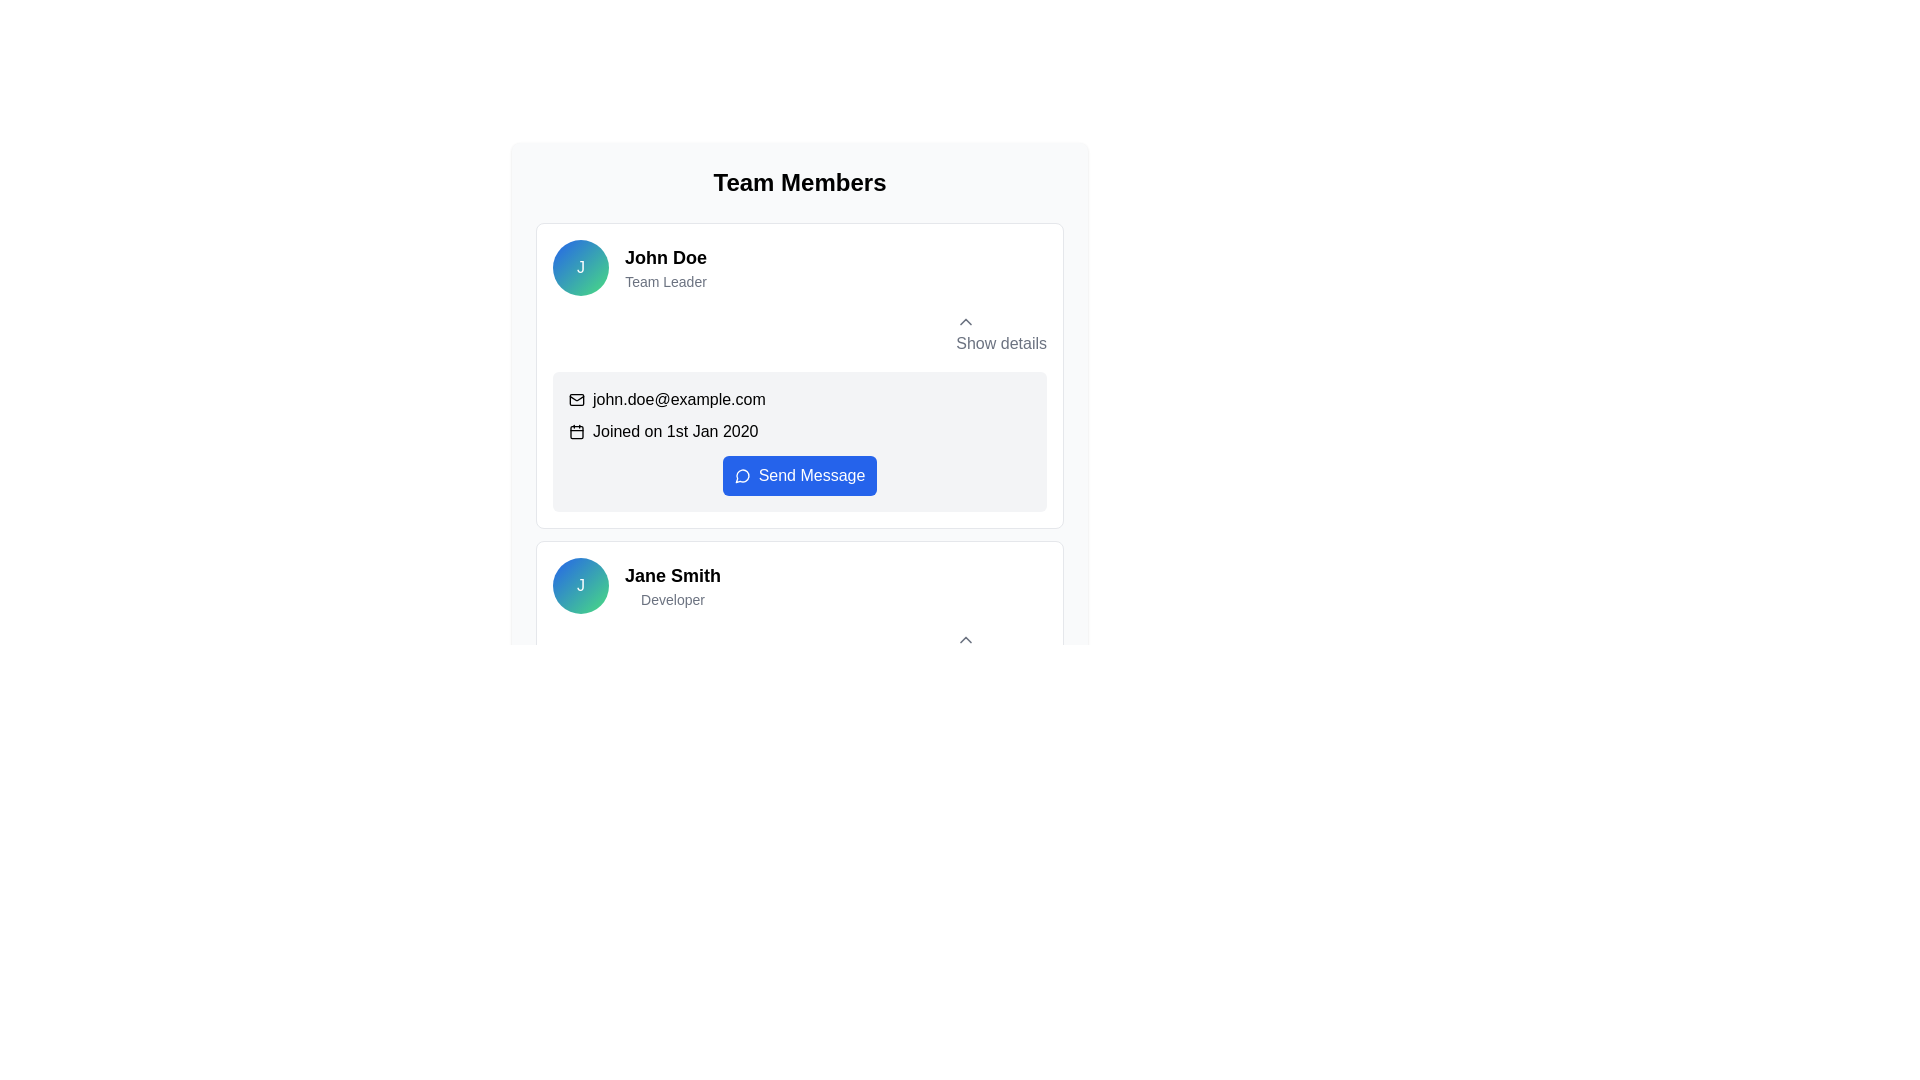  What do you see at coordinates (675, 431) in the screenshot?
I see `the text label providing the joining date of 'John Doe', located to the right of the calendar icon in the user profile section` at bounding box center [675, 431].